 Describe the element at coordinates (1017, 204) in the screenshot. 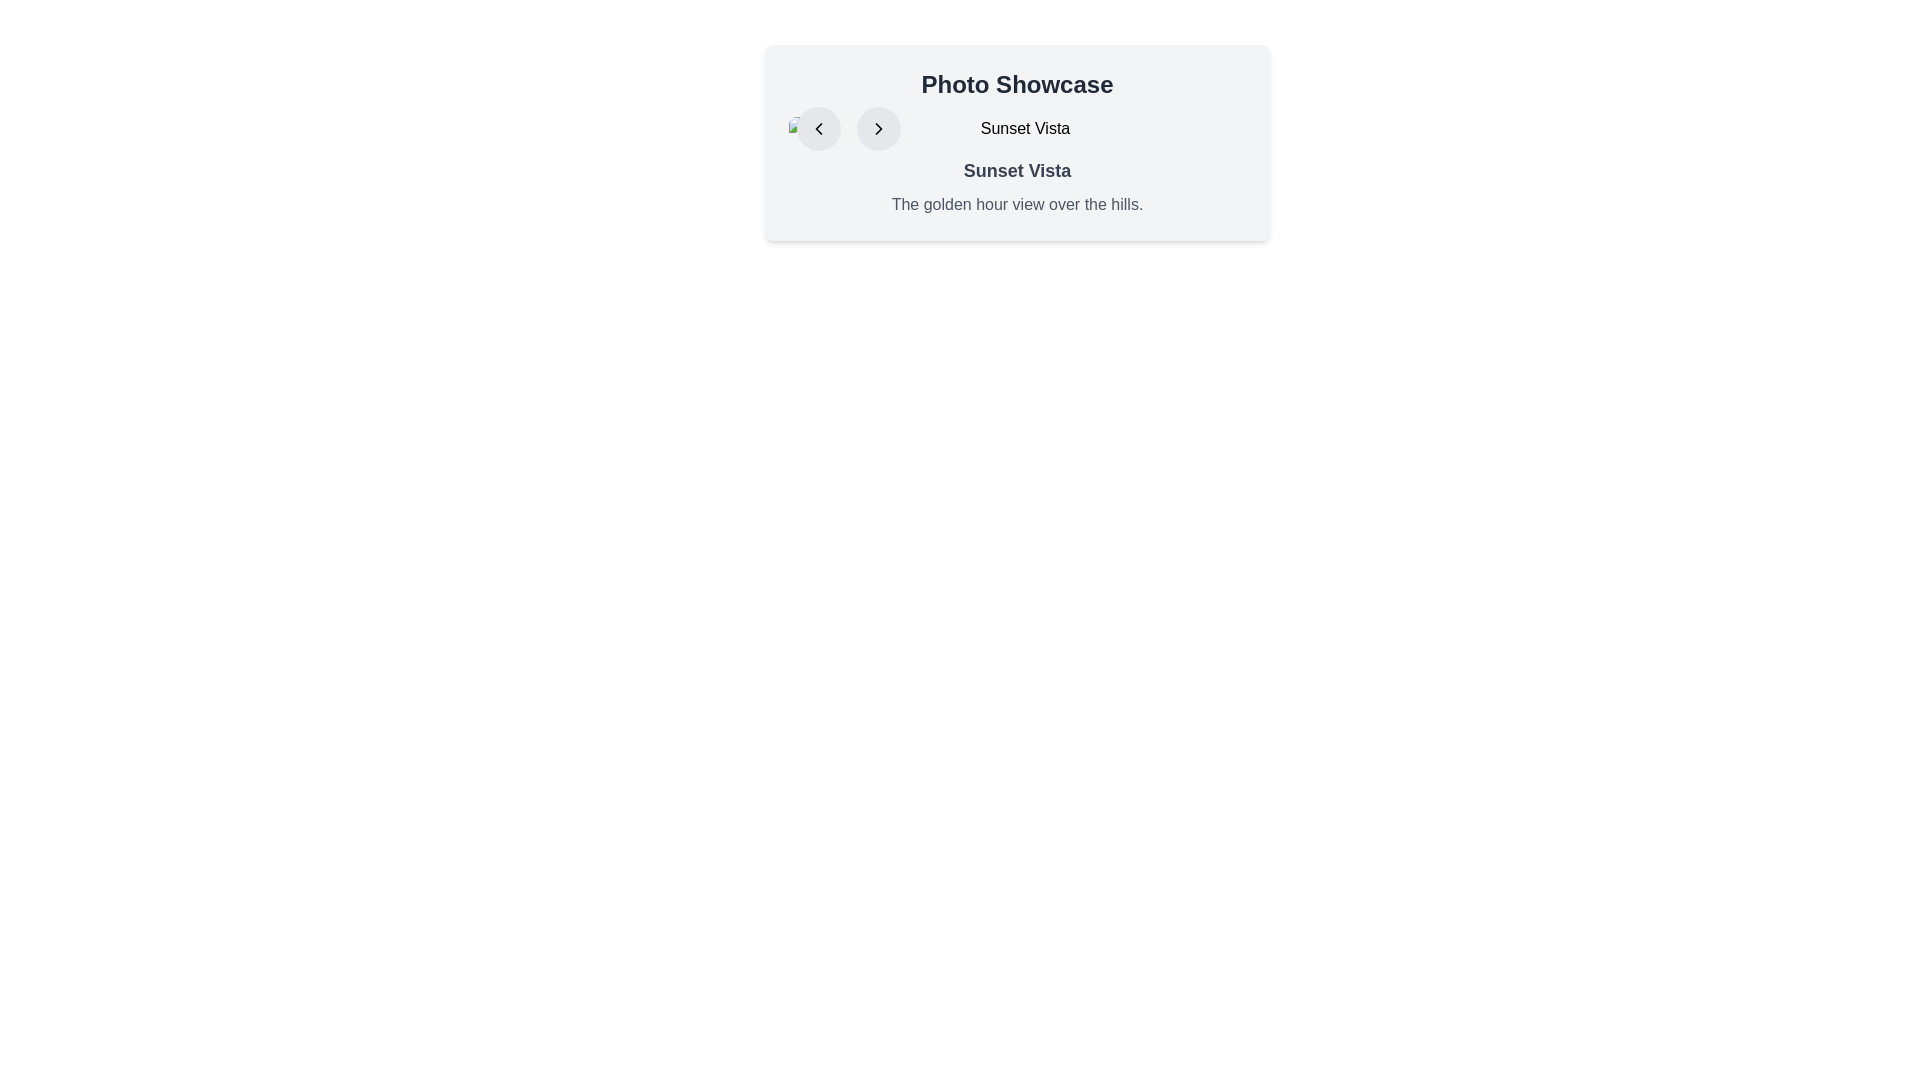

I see `the text display element showing 'The golden hour view over the hills.' which is positioned below 'Sunset Vista'` at that location.